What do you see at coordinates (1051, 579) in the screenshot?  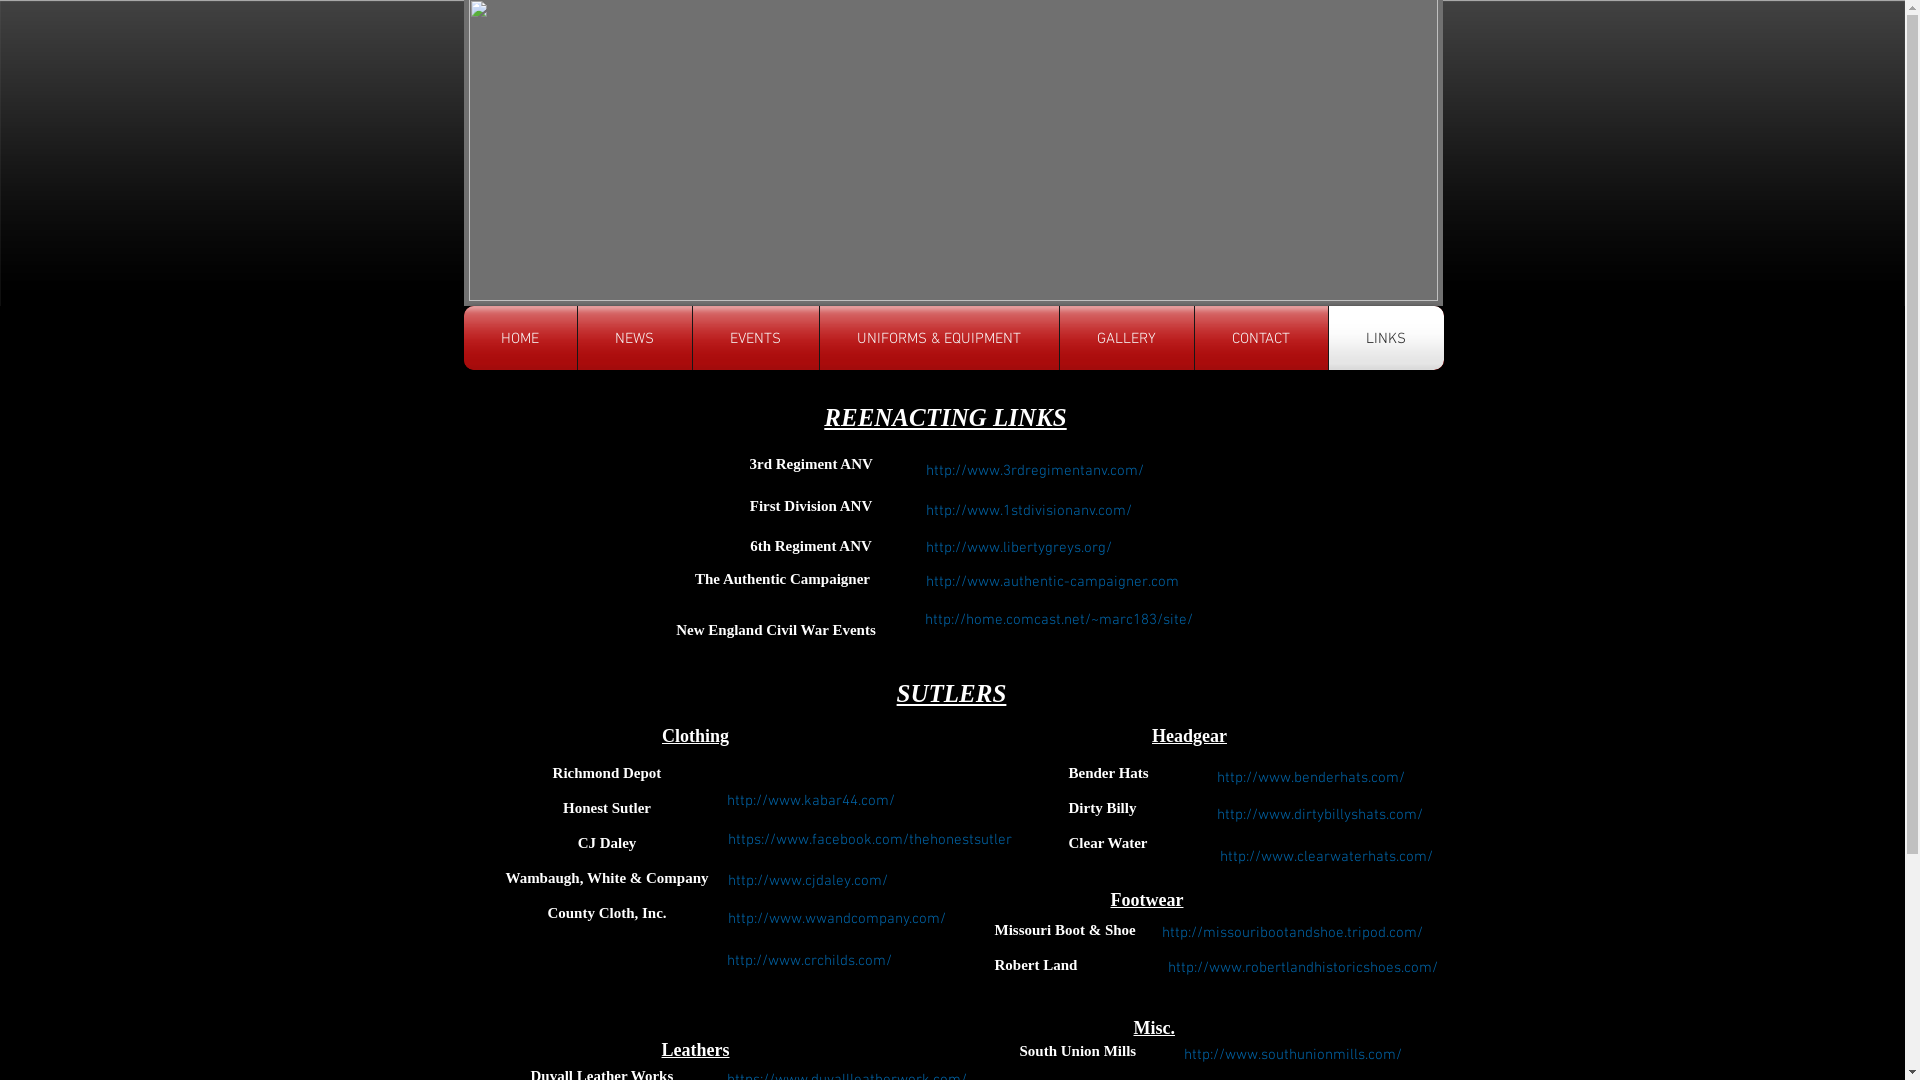 I see `'http://www.authentic-campaigner.com'` at bounding box center [1051, 579].